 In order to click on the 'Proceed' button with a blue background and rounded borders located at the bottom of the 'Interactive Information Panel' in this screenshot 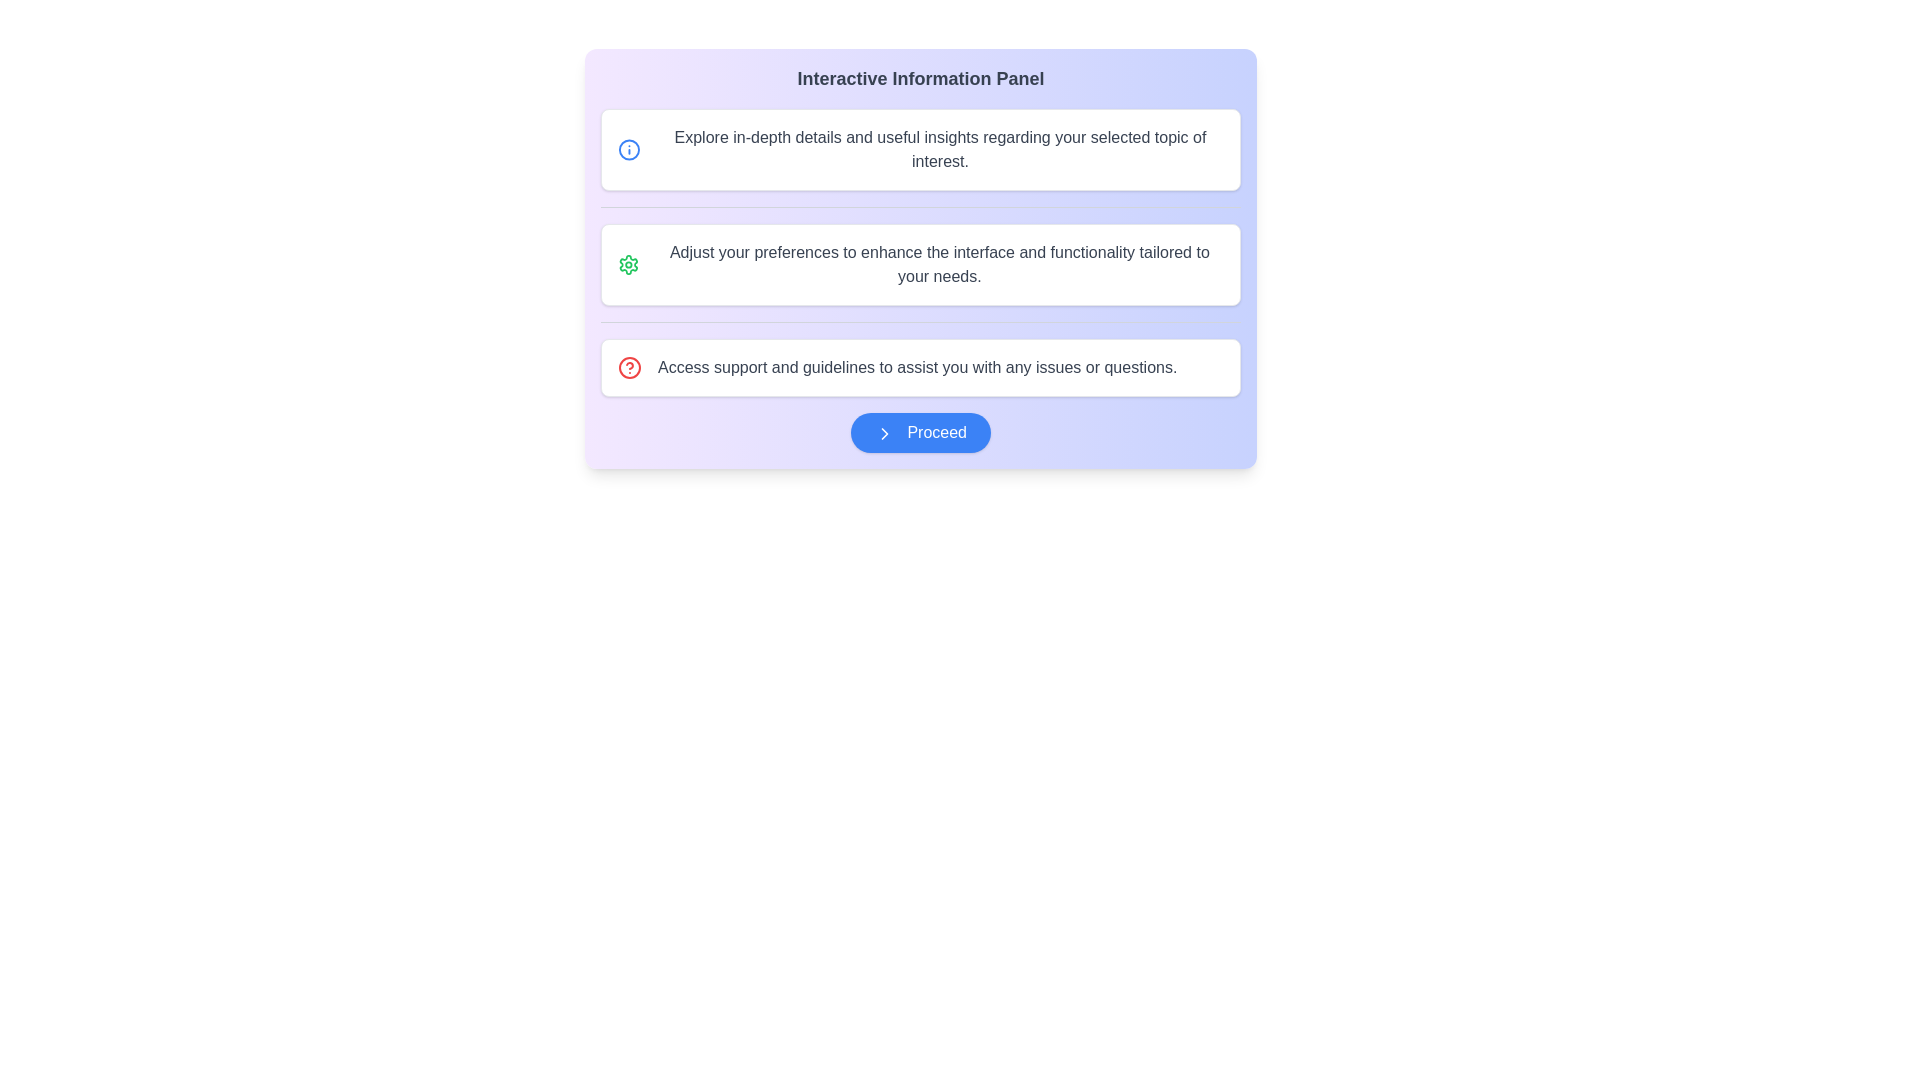, I will do `click(920, 431)`.